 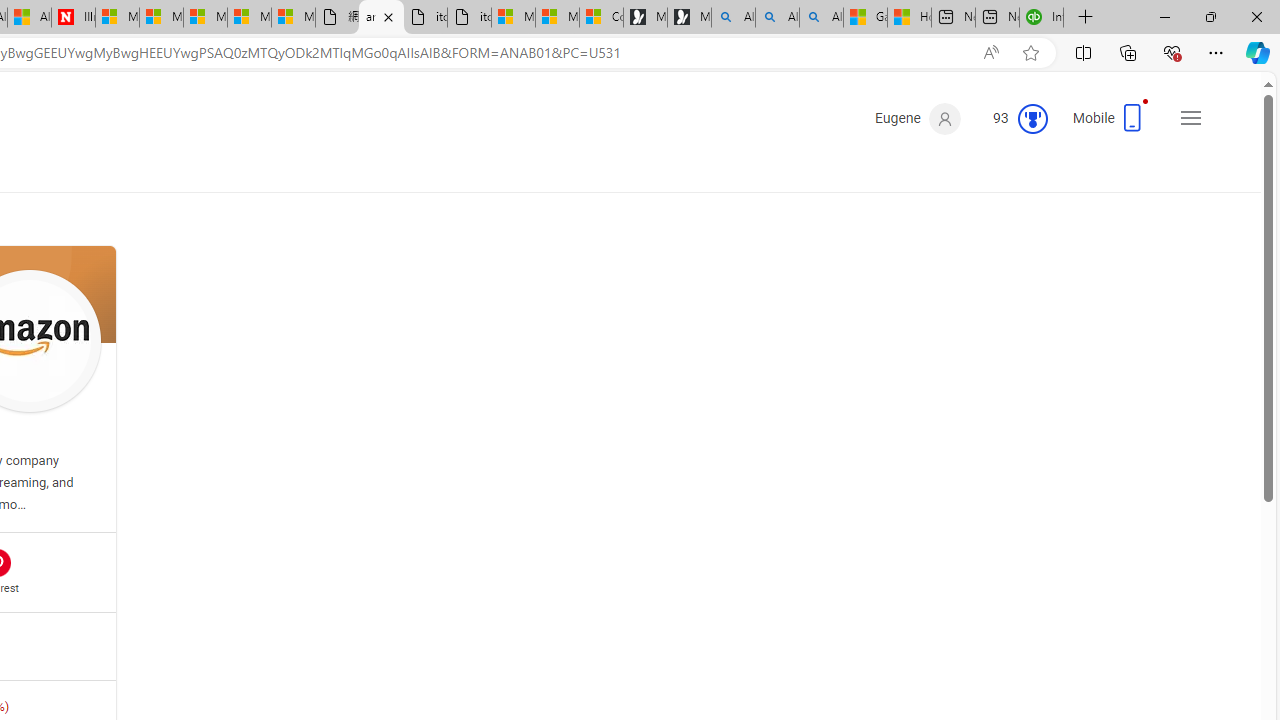 I want to click on 'Microsoft Rewards 93', so click(x=1012, y=119).